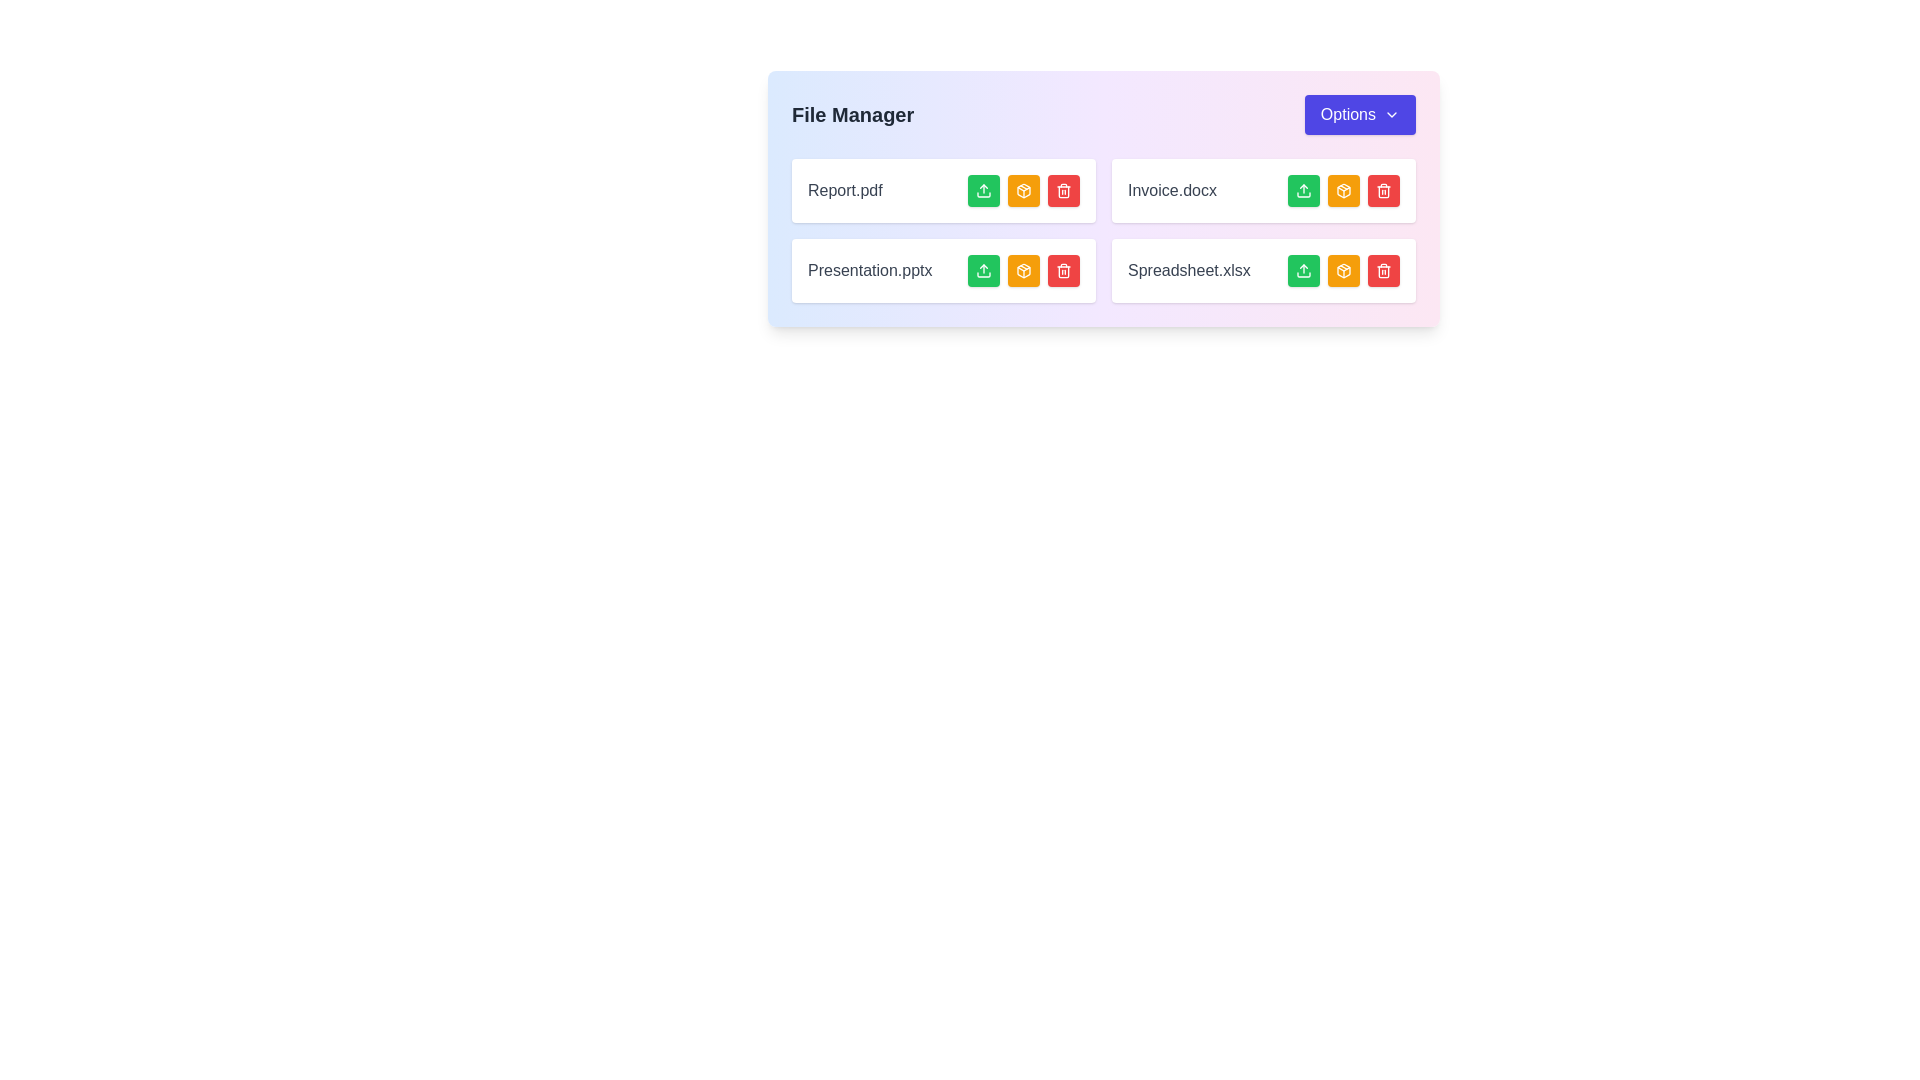 The image size is (1920, 1080). Describe the element at coordinates (1359, 115) in the screenshot. I see `the button` at that location.